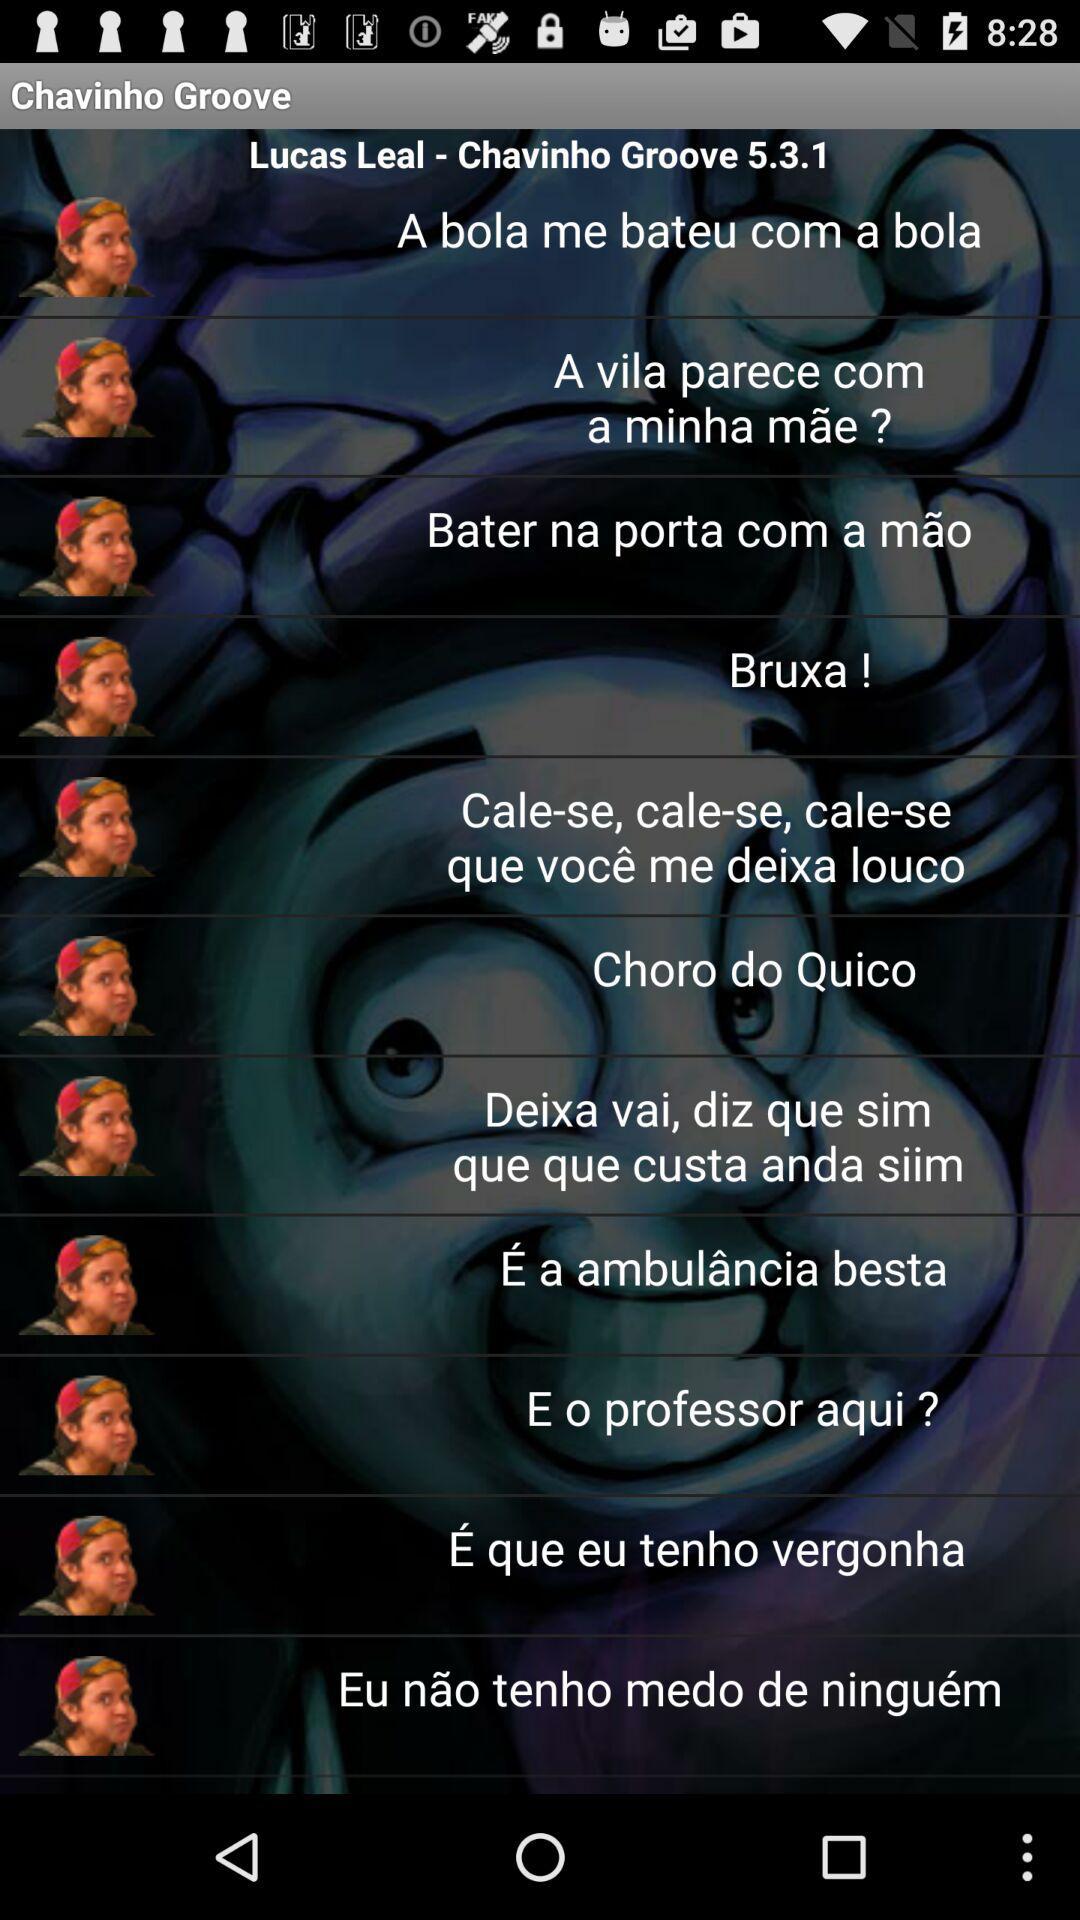  What do you see at coordinates (86, 1704) in the screenshot?
I see `the image on the bottom left corner of the web page` at bounding box center [86, 1704].